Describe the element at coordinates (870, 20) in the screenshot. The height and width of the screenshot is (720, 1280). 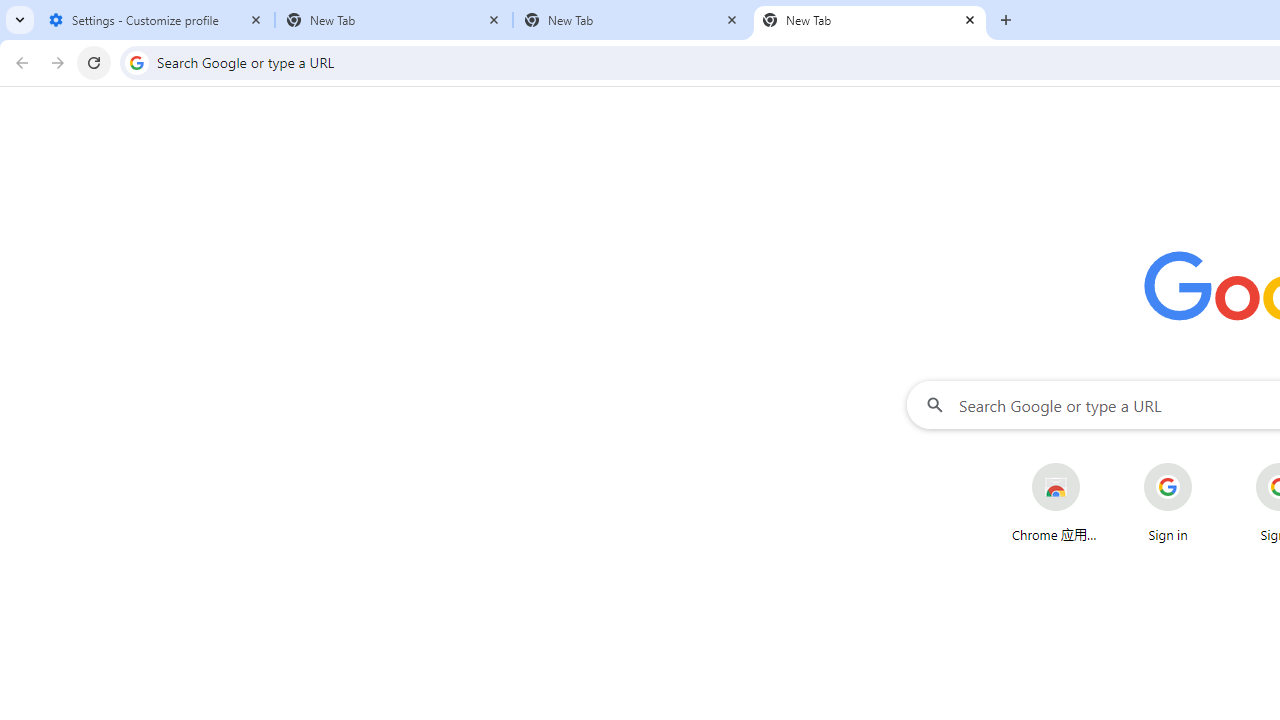
I see `'New Tab'` at that location.